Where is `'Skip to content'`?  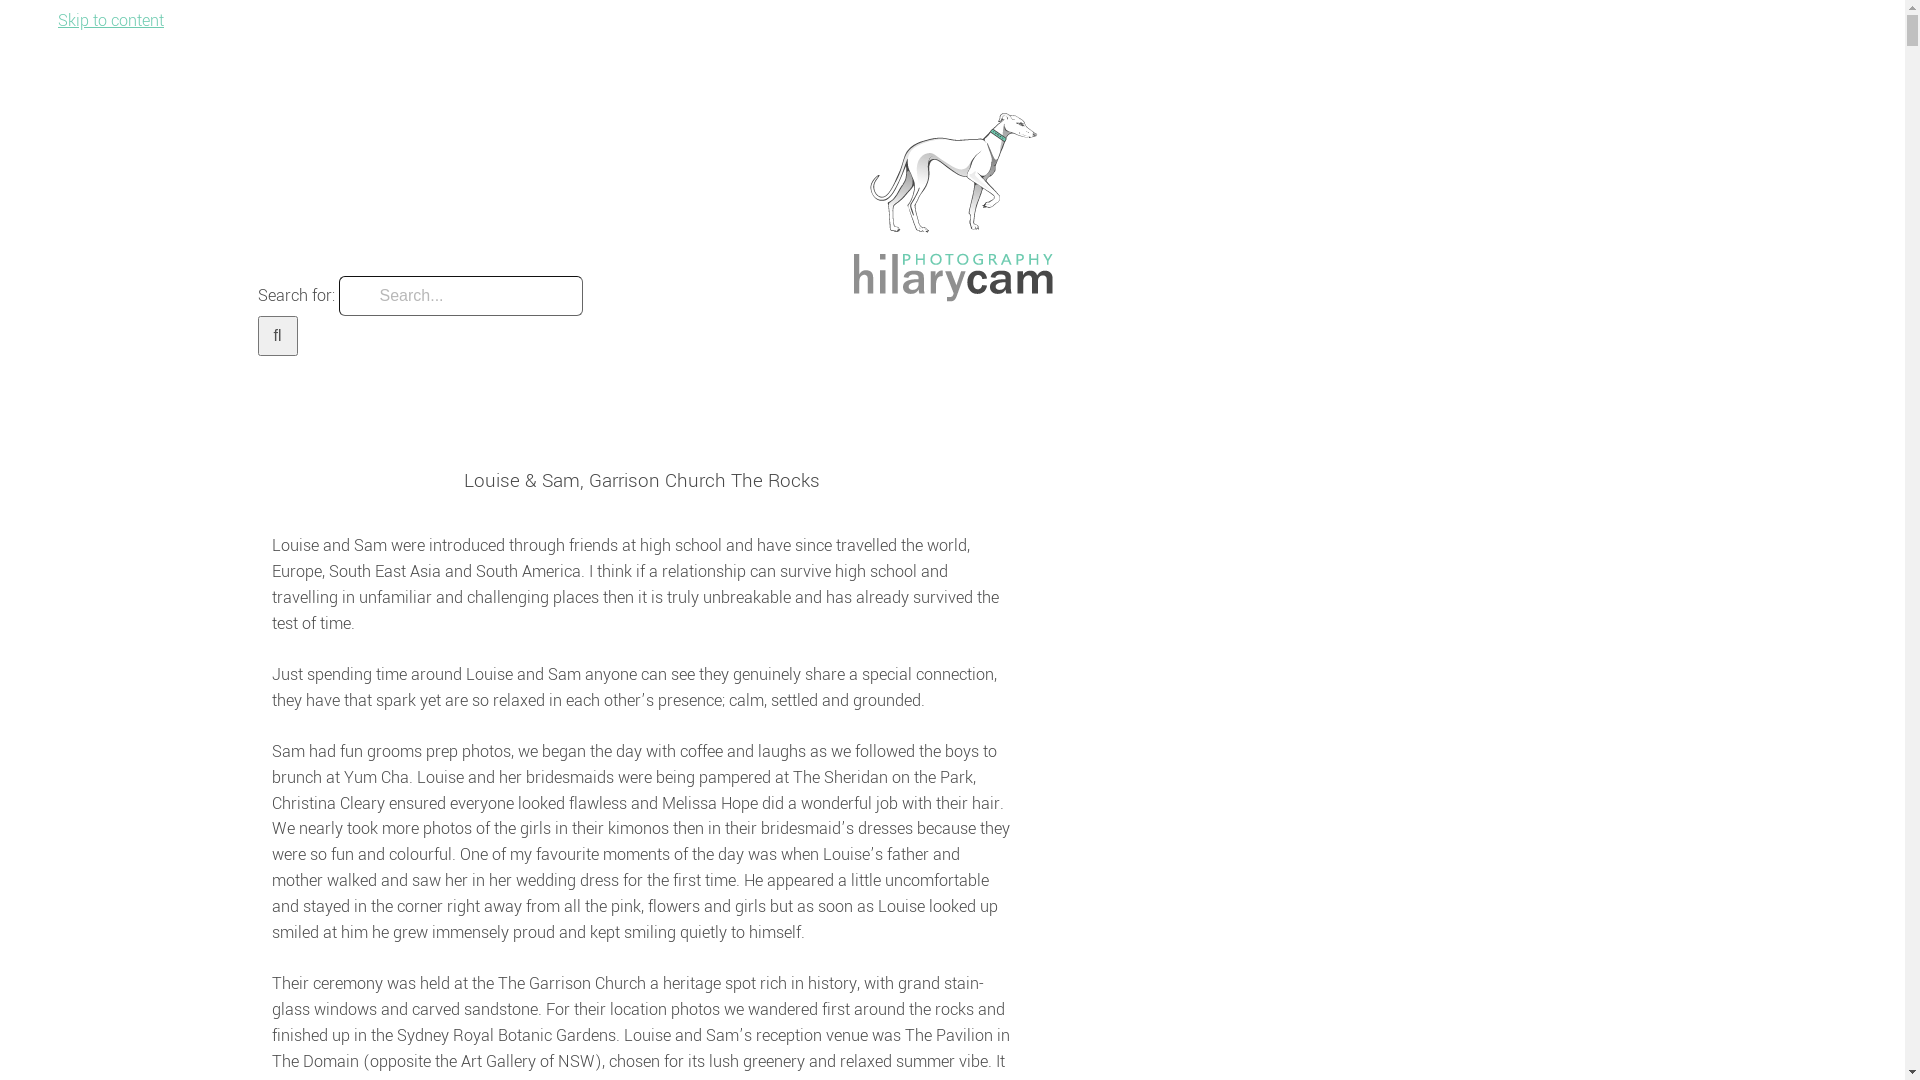
'Skip to content' is located at coordinates (57, 20).